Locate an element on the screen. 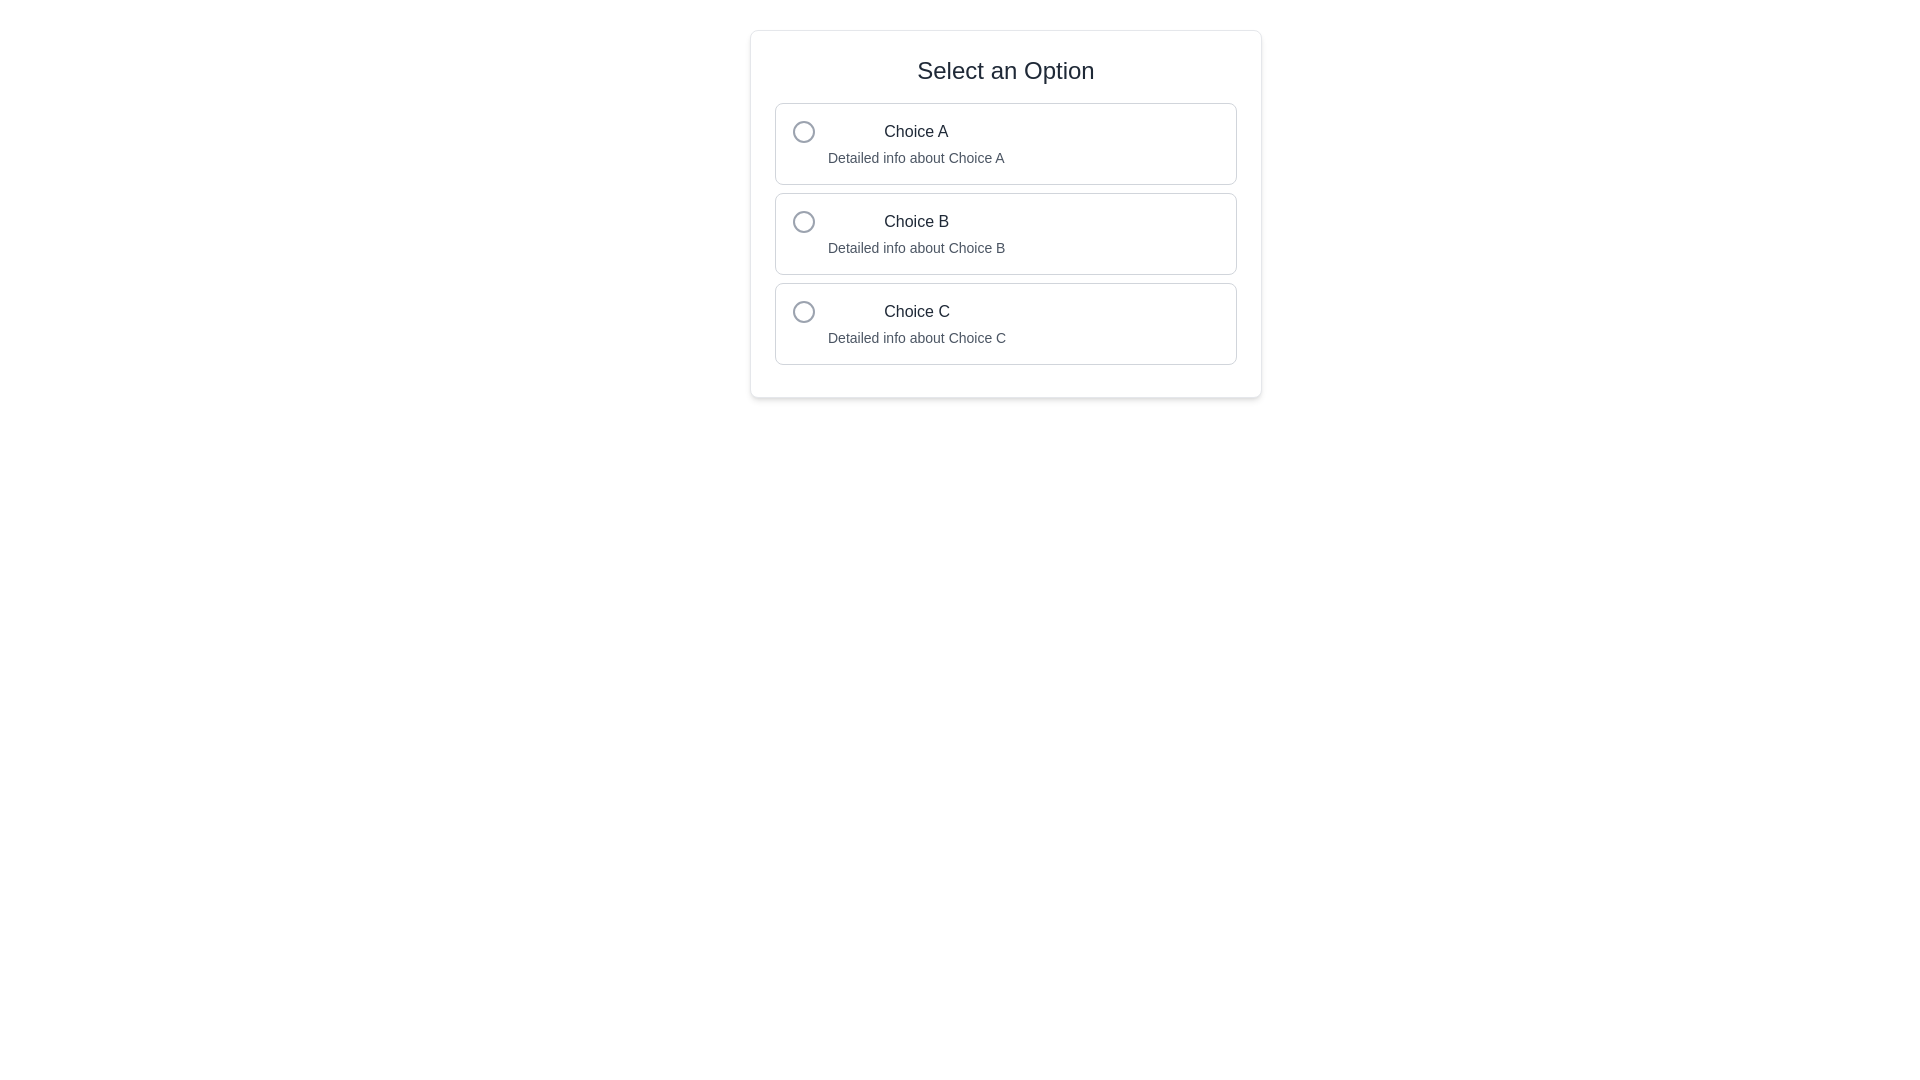 This screenshot has height=1080, width=1920. the text label reading 'Choice B', which is styled with a medium-weight font in dark gray color and is part of a vertically stacked list of options is located at coordinates (915, 222).